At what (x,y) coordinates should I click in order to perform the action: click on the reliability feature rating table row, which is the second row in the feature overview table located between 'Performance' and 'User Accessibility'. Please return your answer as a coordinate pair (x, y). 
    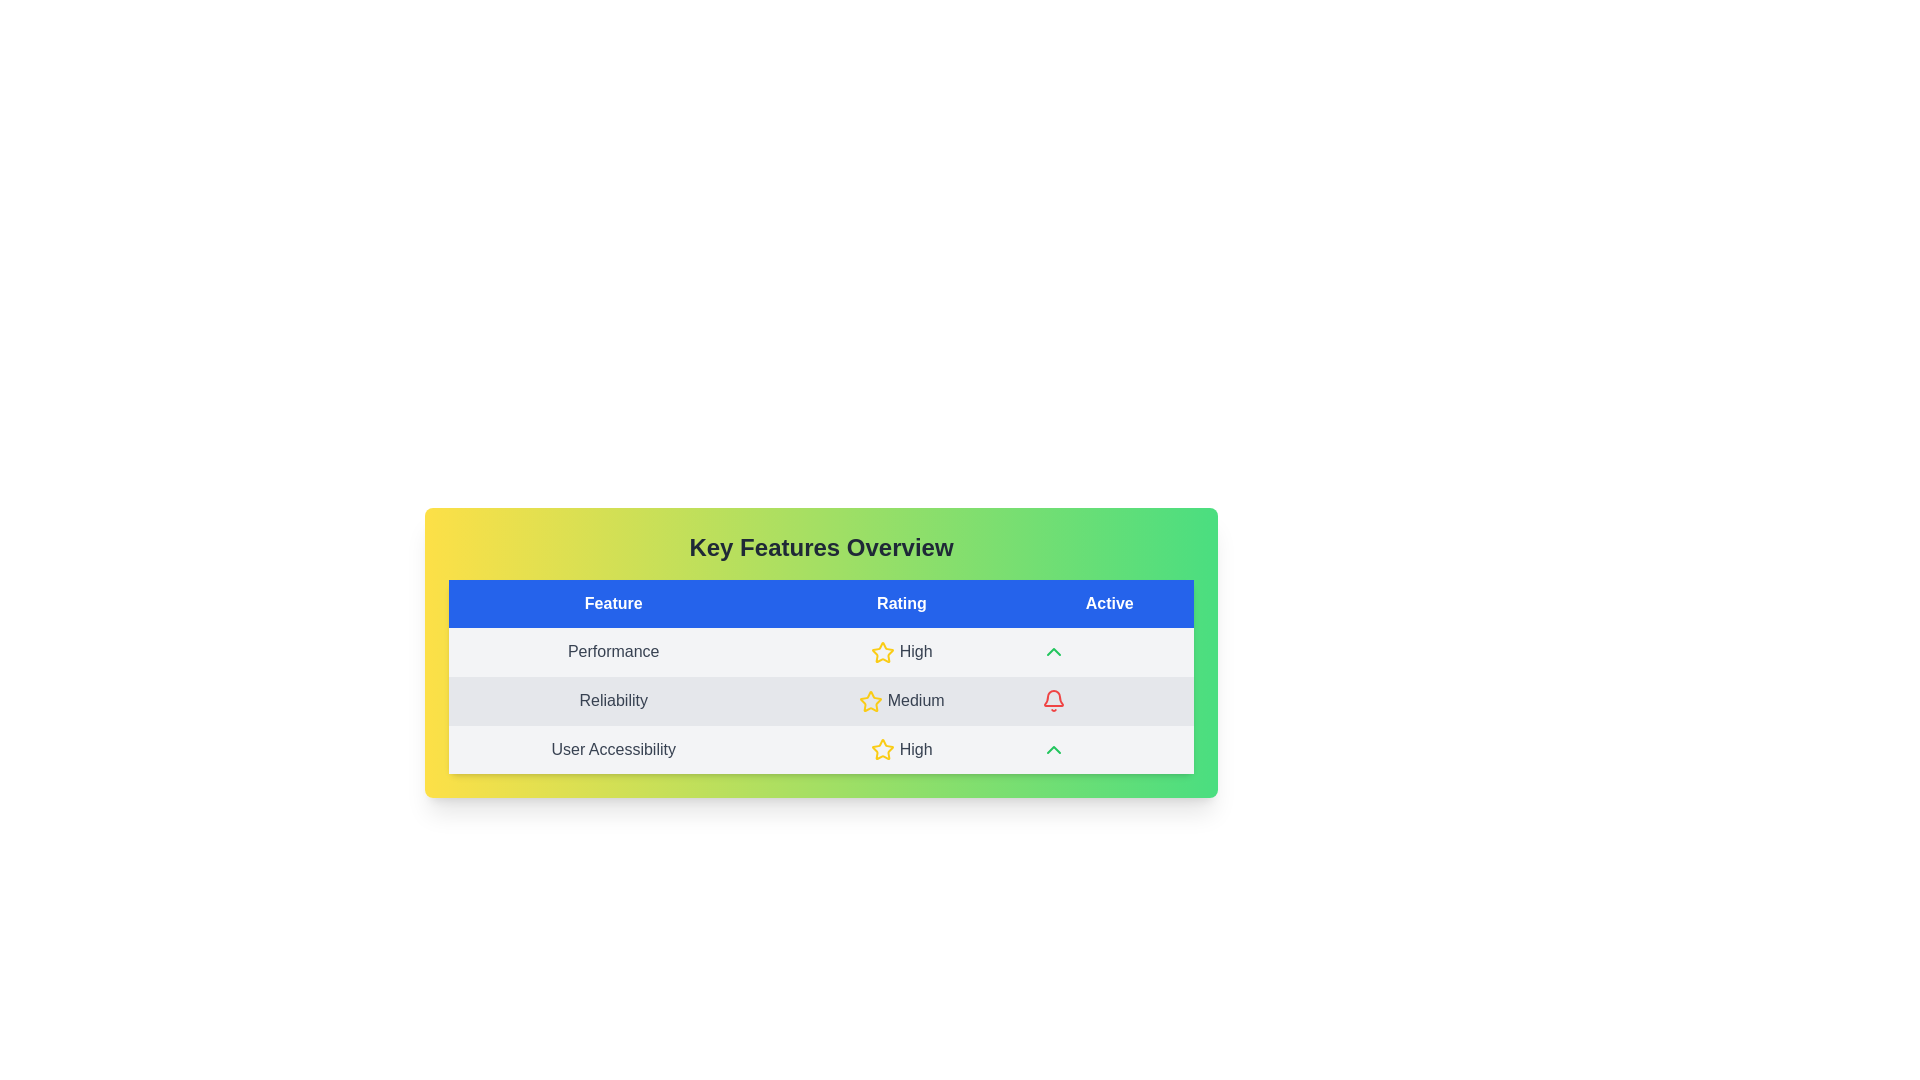
    Looking at the image, I should click on (821, 700).